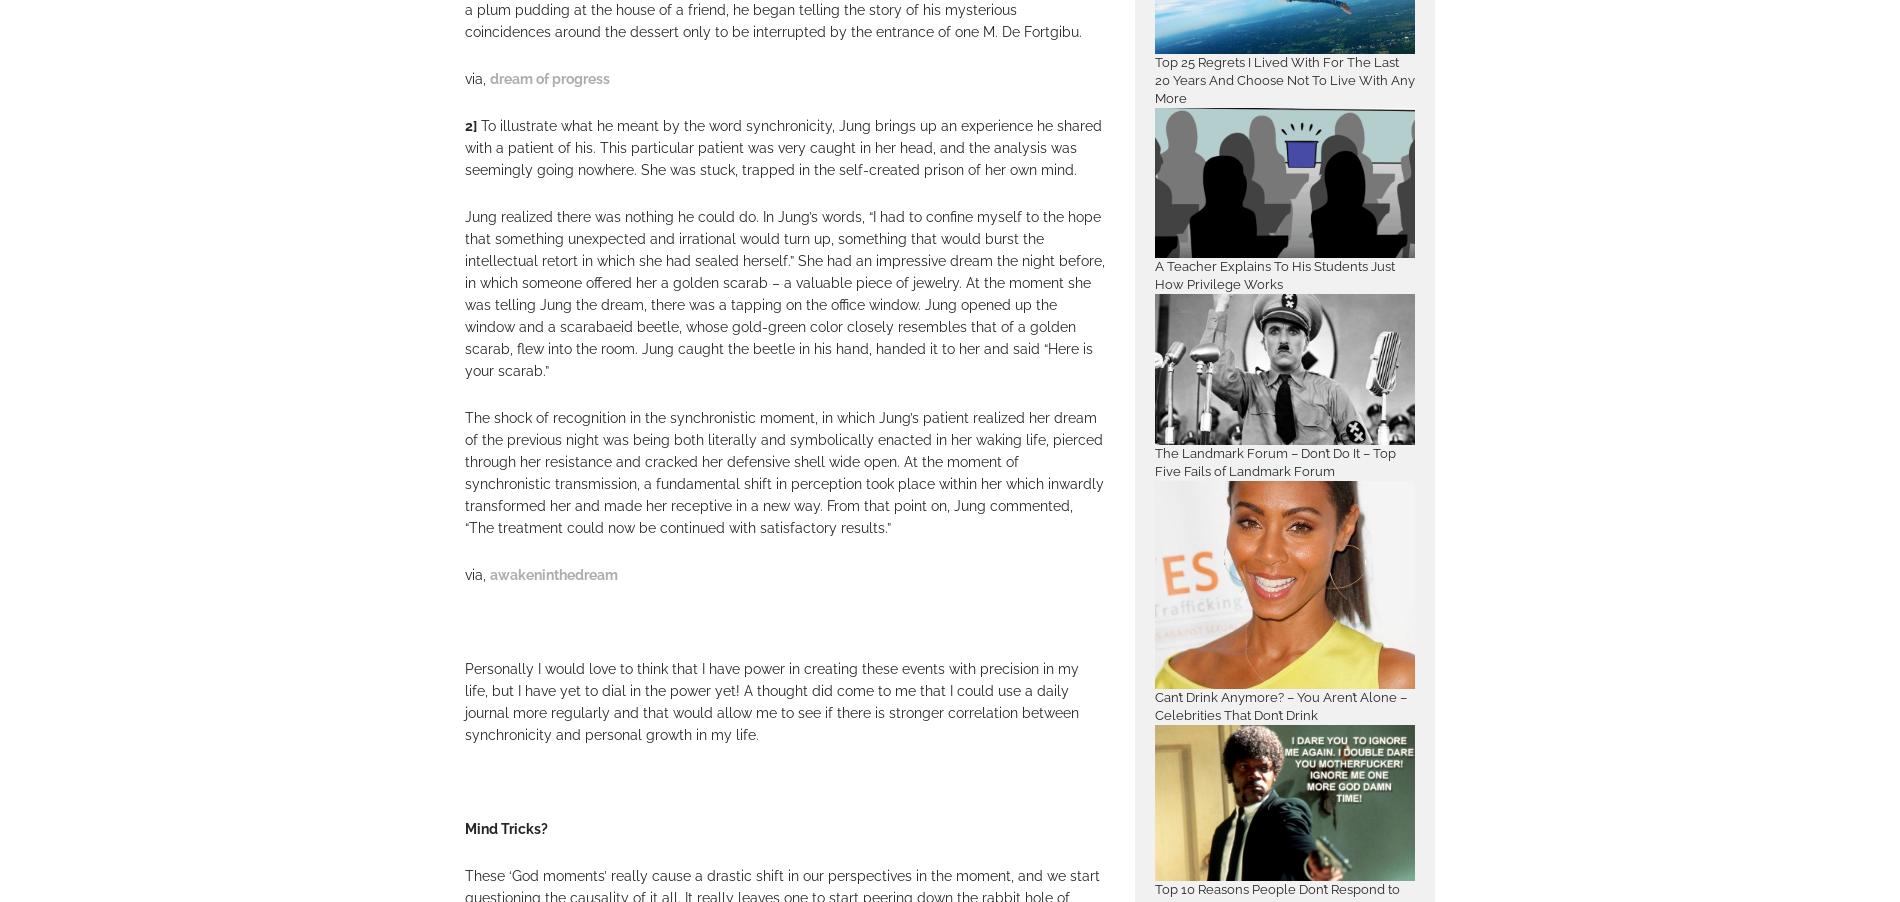 This screenshot has width=1900, height=902. What do you see at coordinates (1279, 706) in the screenshot?
I see `'Can’t Drink Anymore? – You Aren’t Alone – Celebrities That Don’t Drink'` at bounding box center [1279, 706].